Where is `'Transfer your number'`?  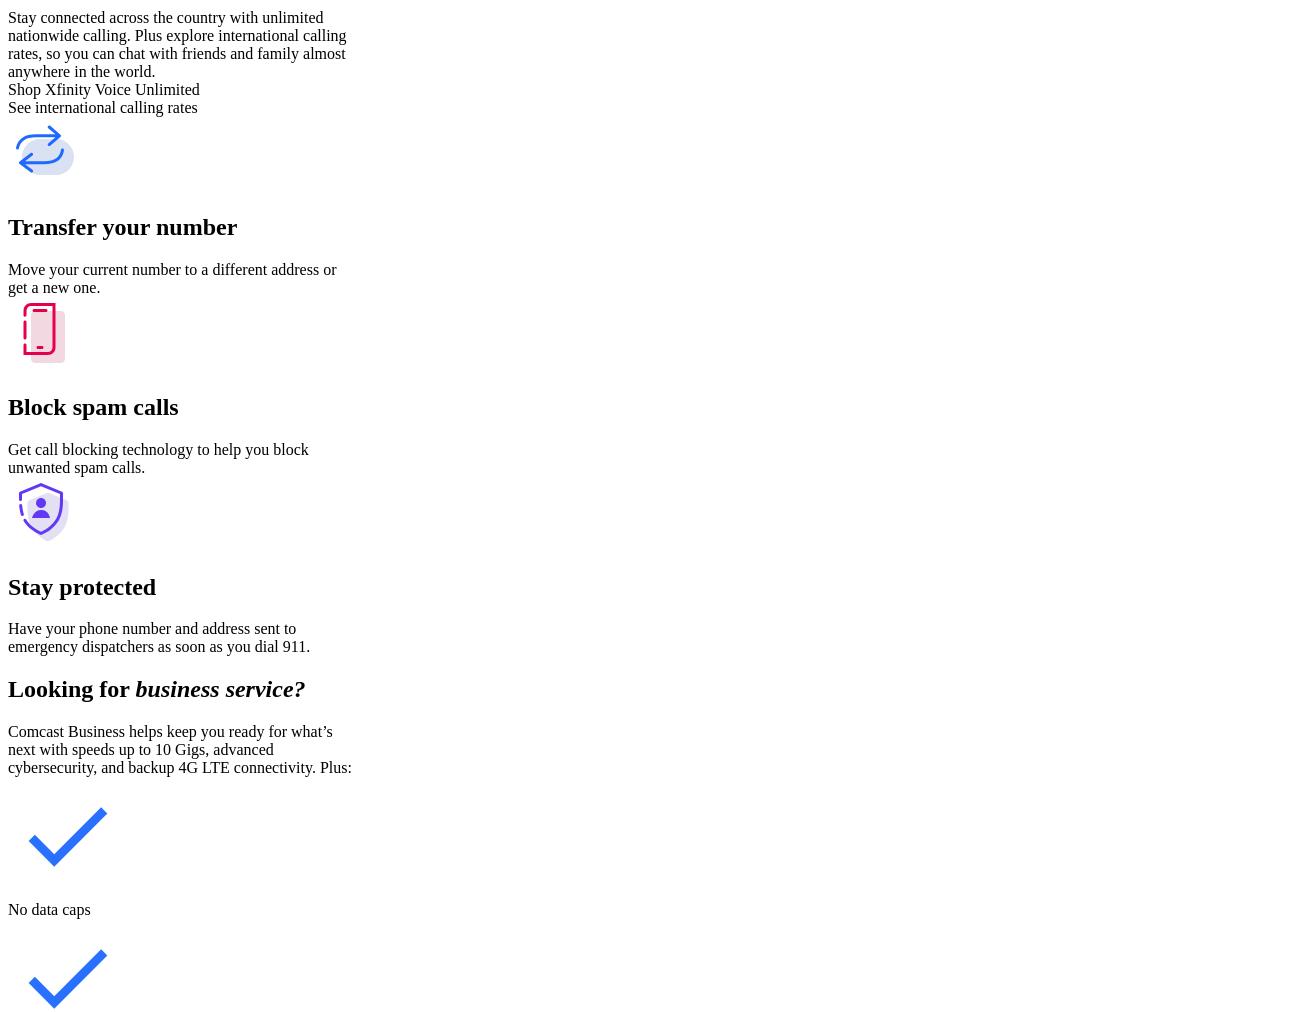 'Transfer your number' is located at coordinates (121, 225).